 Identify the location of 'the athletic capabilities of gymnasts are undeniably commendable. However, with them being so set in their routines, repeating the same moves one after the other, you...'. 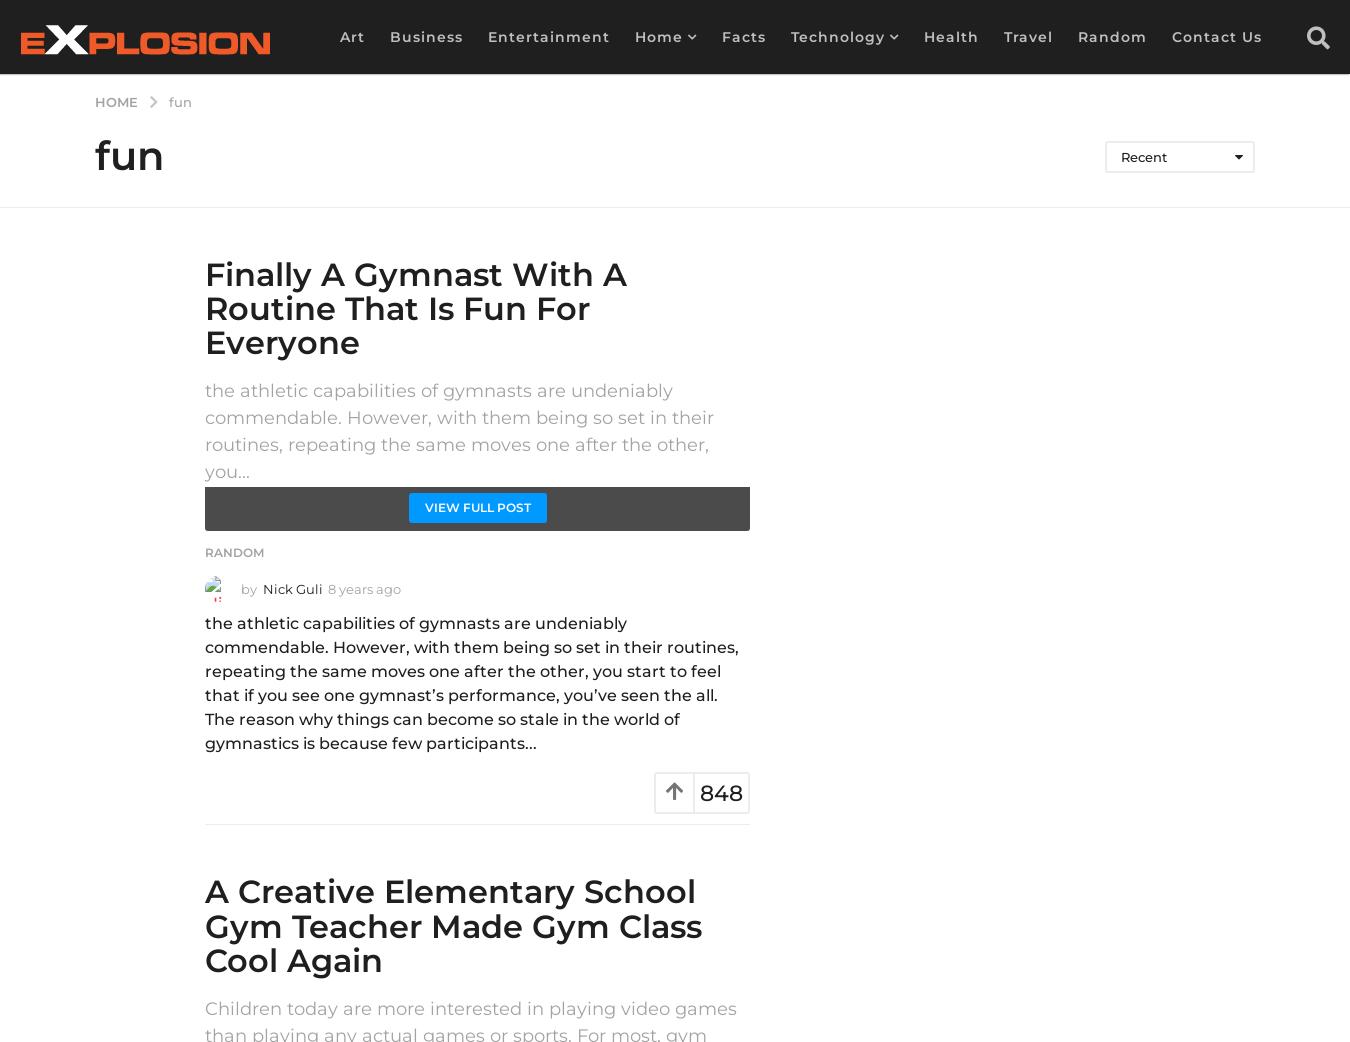
(458, 430).